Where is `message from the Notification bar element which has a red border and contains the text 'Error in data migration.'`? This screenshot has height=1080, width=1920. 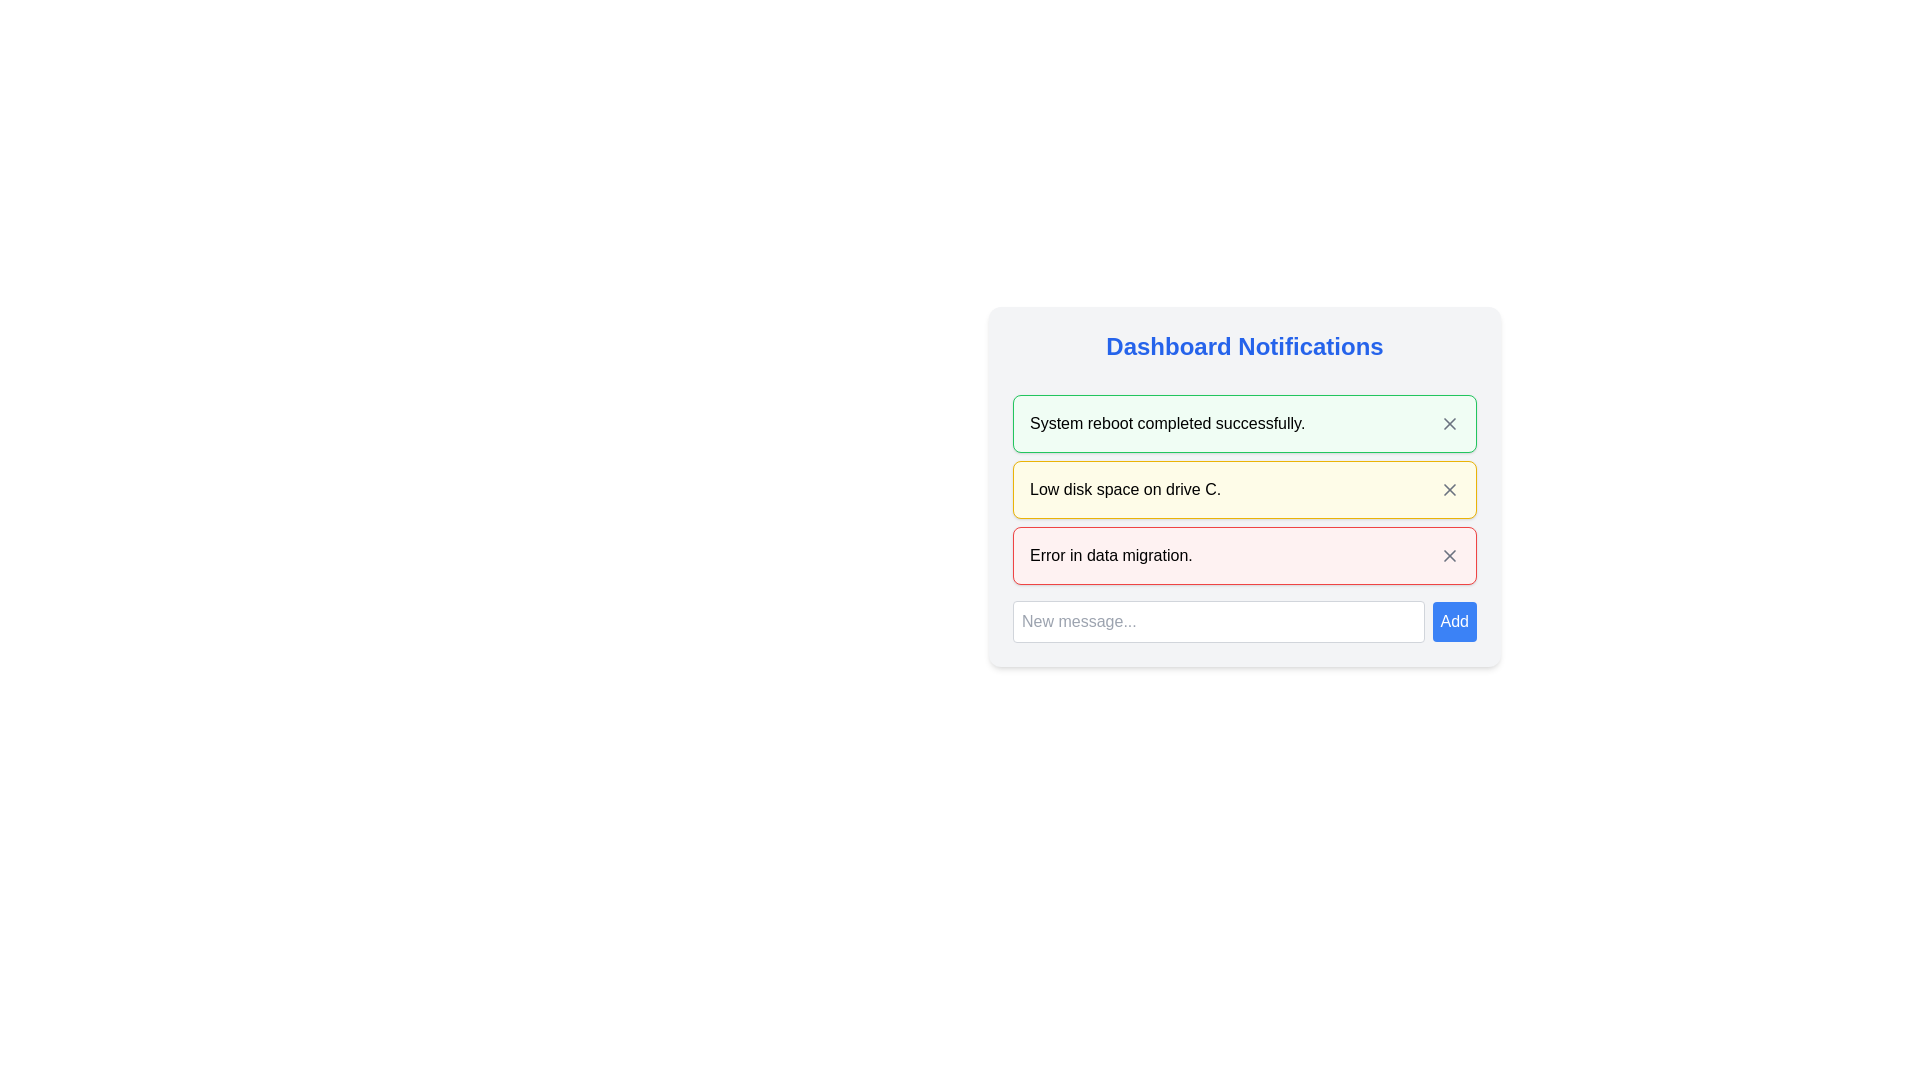
message from the Notification bar element which has a red border and contains the text 'Error in data migration.' is located at coordinates (1243, 555).